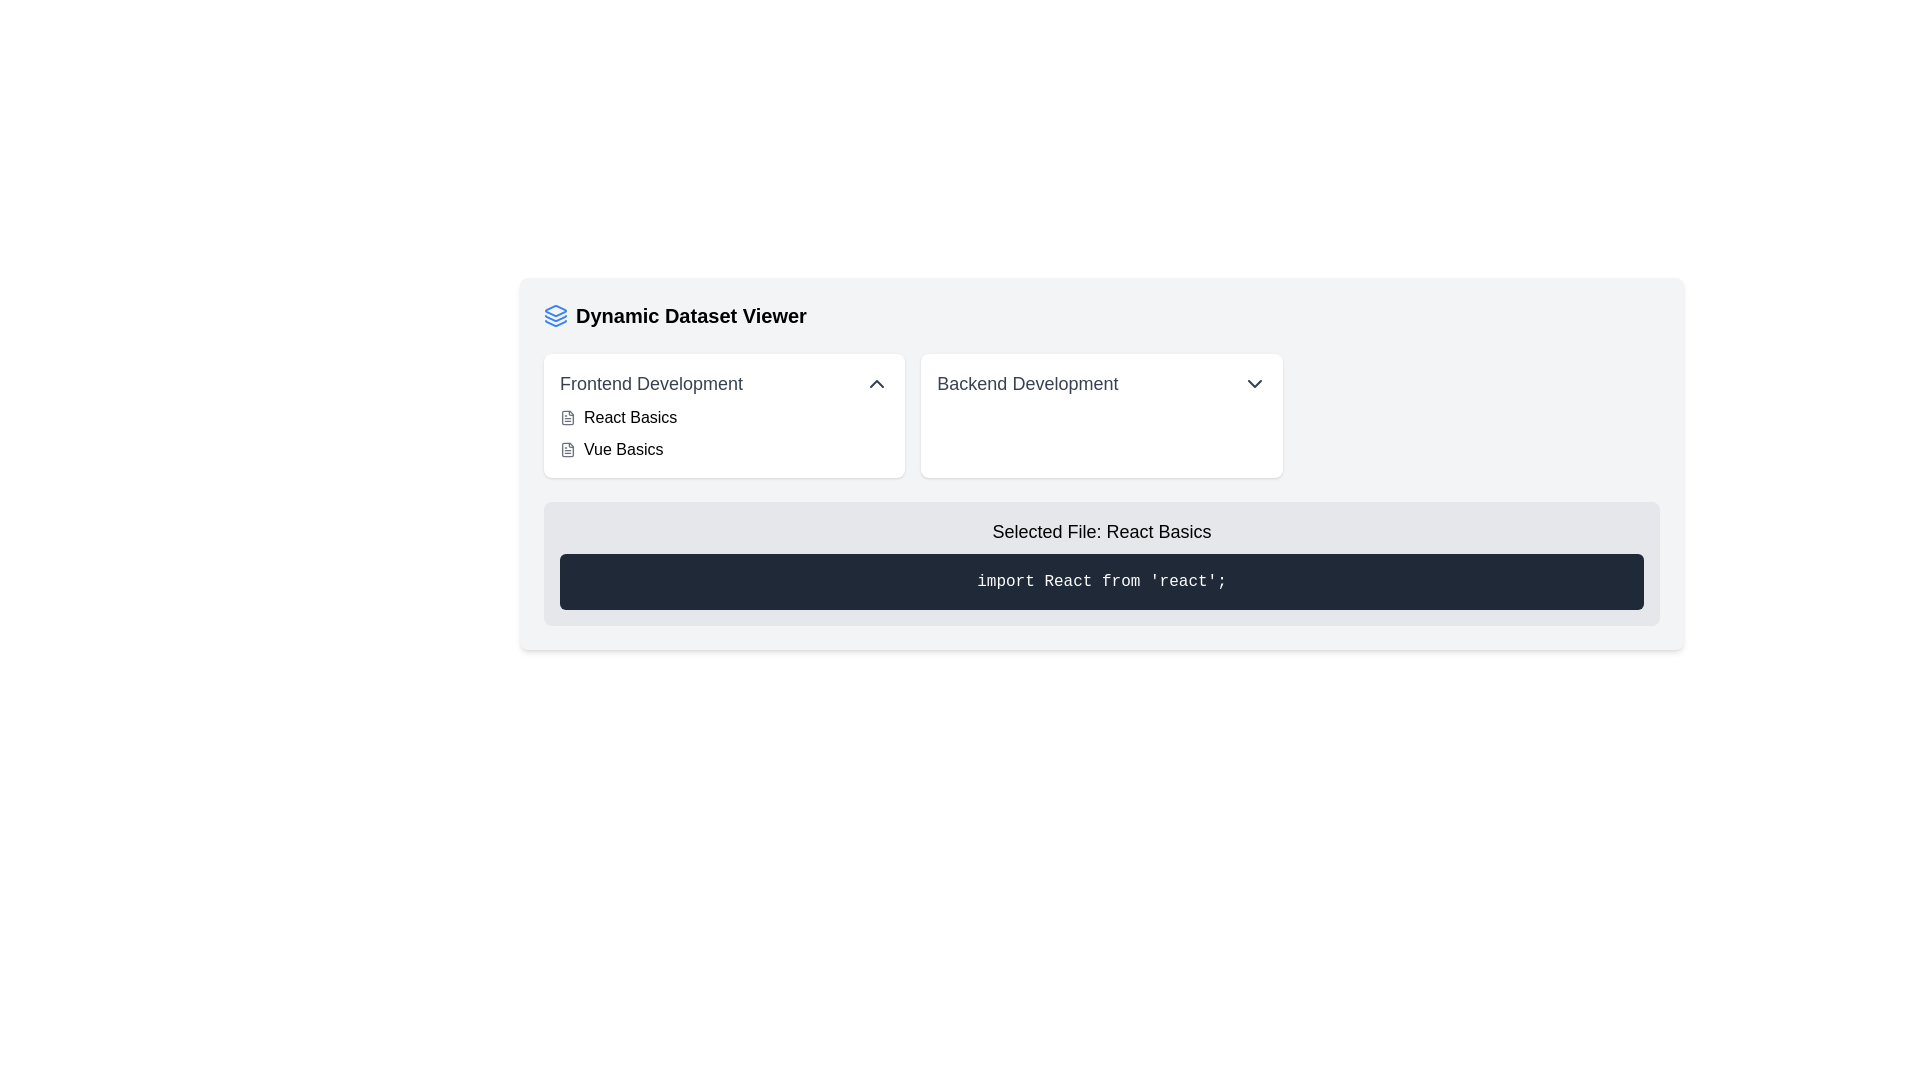  I want to click on the dropdown menu element labeled 'Backend Development', so click(1101, 415).